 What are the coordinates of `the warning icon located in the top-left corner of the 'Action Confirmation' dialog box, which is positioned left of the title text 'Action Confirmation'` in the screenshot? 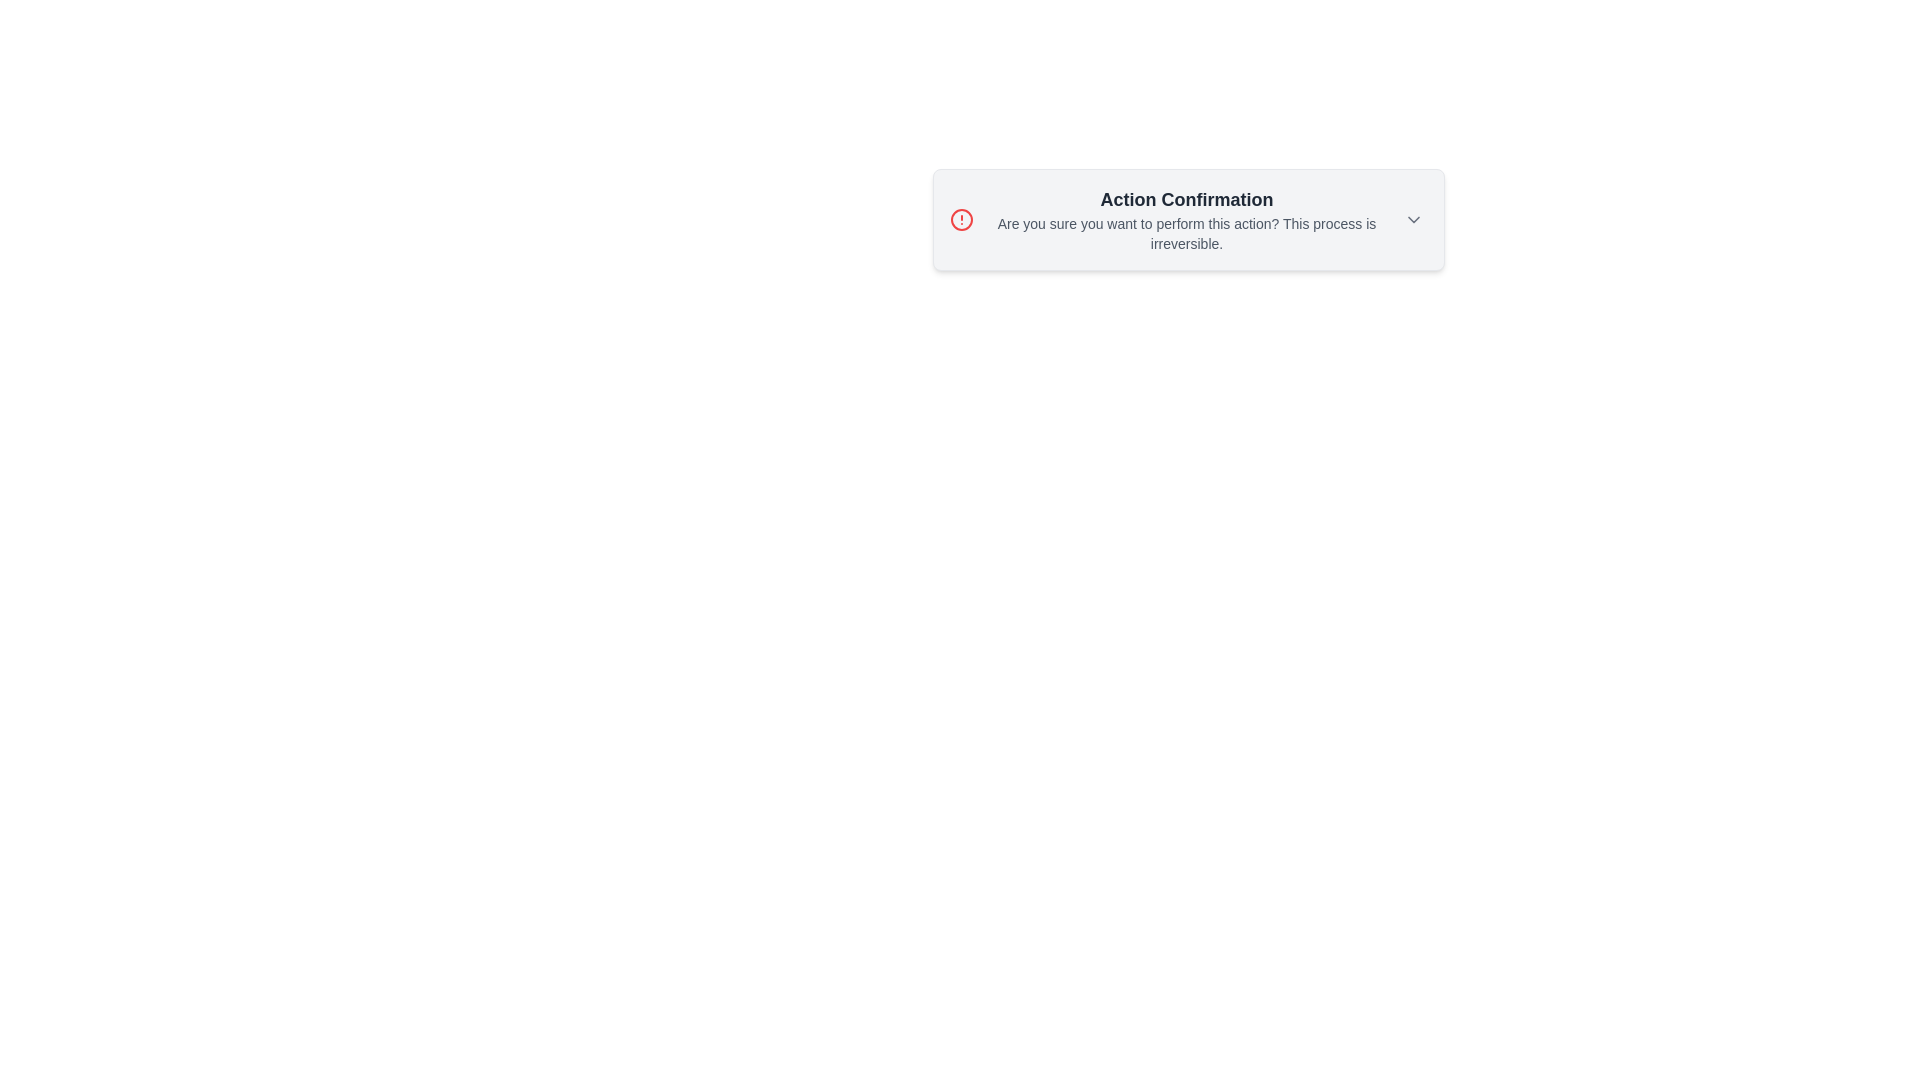 It's located at (961, 219).